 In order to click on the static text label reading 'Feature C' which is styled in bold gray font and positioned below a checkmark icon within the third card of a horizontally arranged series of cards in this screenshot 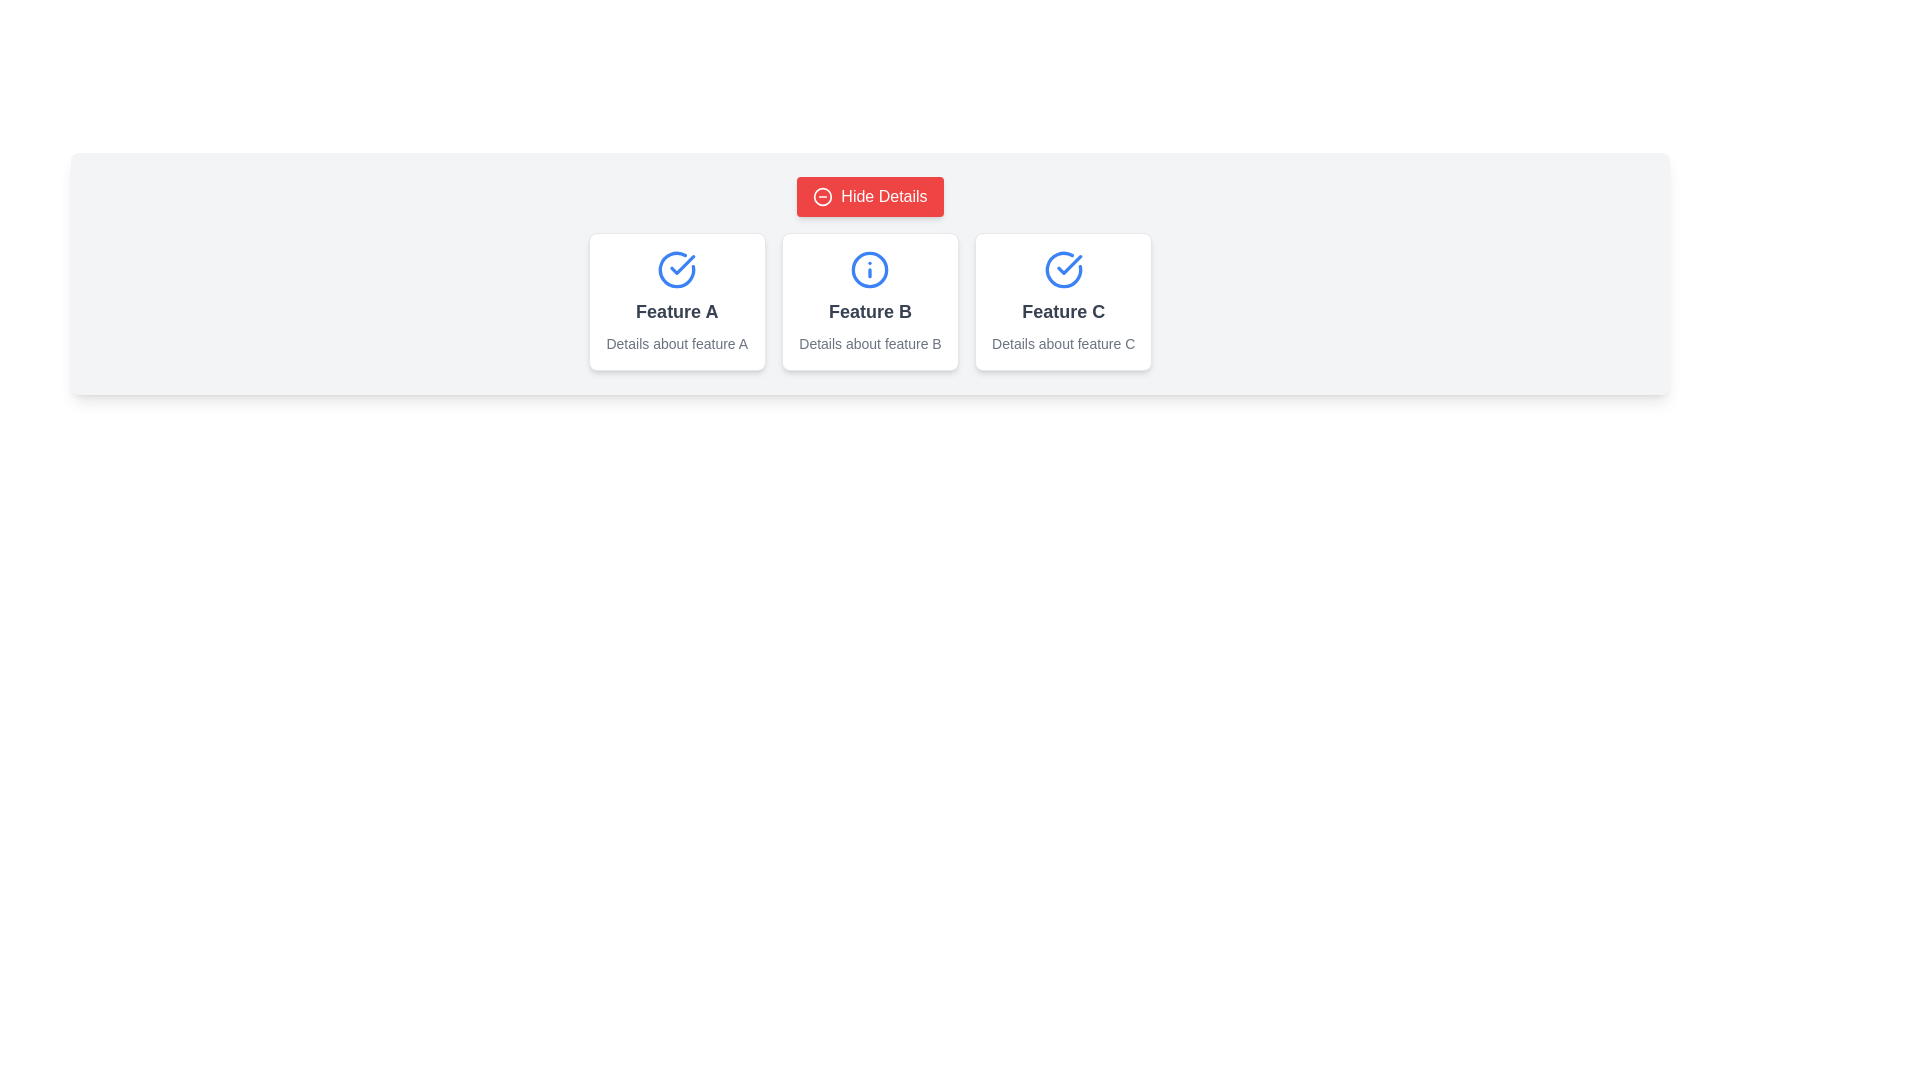, I will do `click(1062, 312)`.